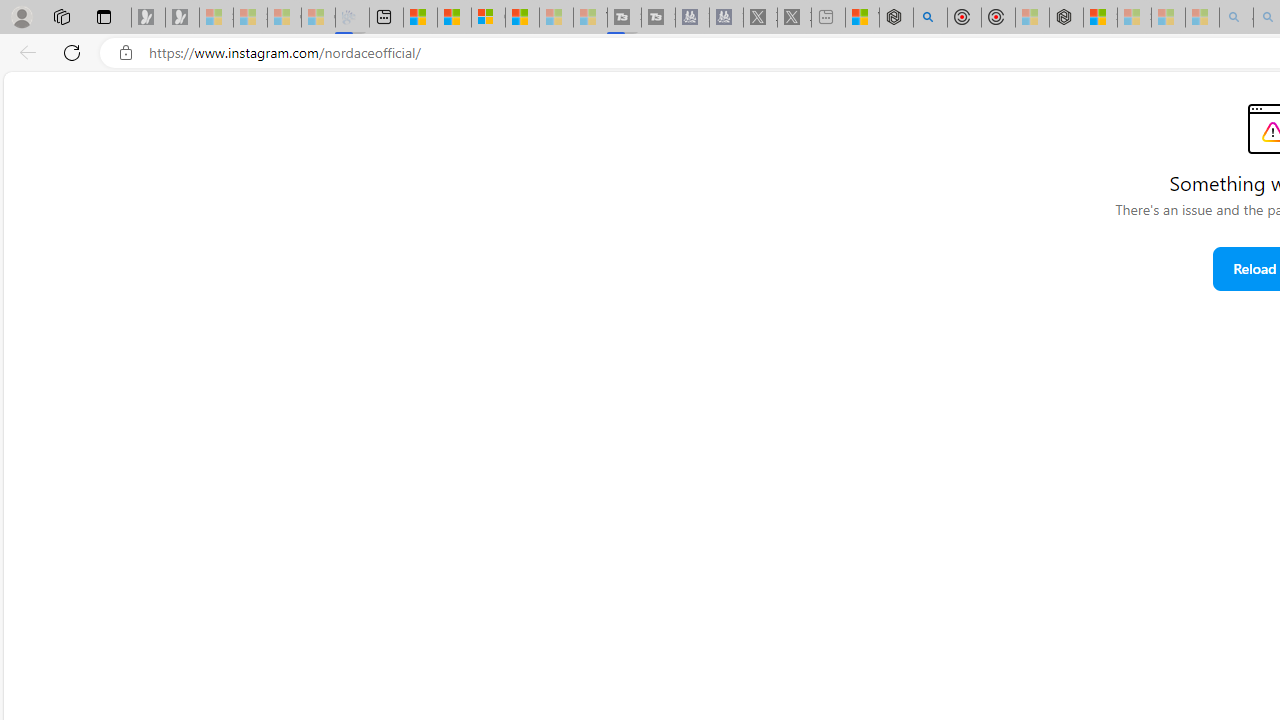 The width and height of the screenshot is (1280, 720). I want to click on 'Microsoft Start - Sleeping', so click(556, 17).